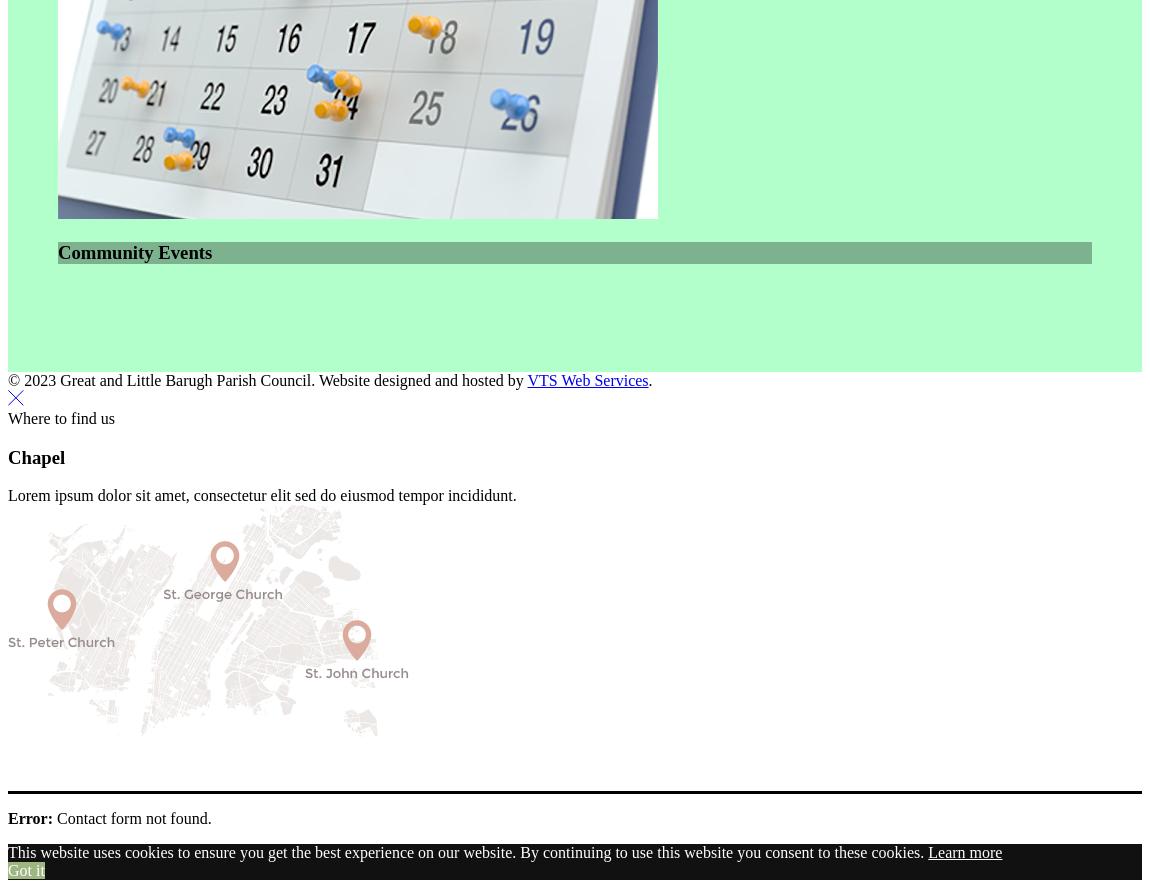 Image resolution: width=1150 pixels, height=887 pixels. Describe the element at coordinates (35, 455) in the screenshot. I see `'Chapel'` at that location.